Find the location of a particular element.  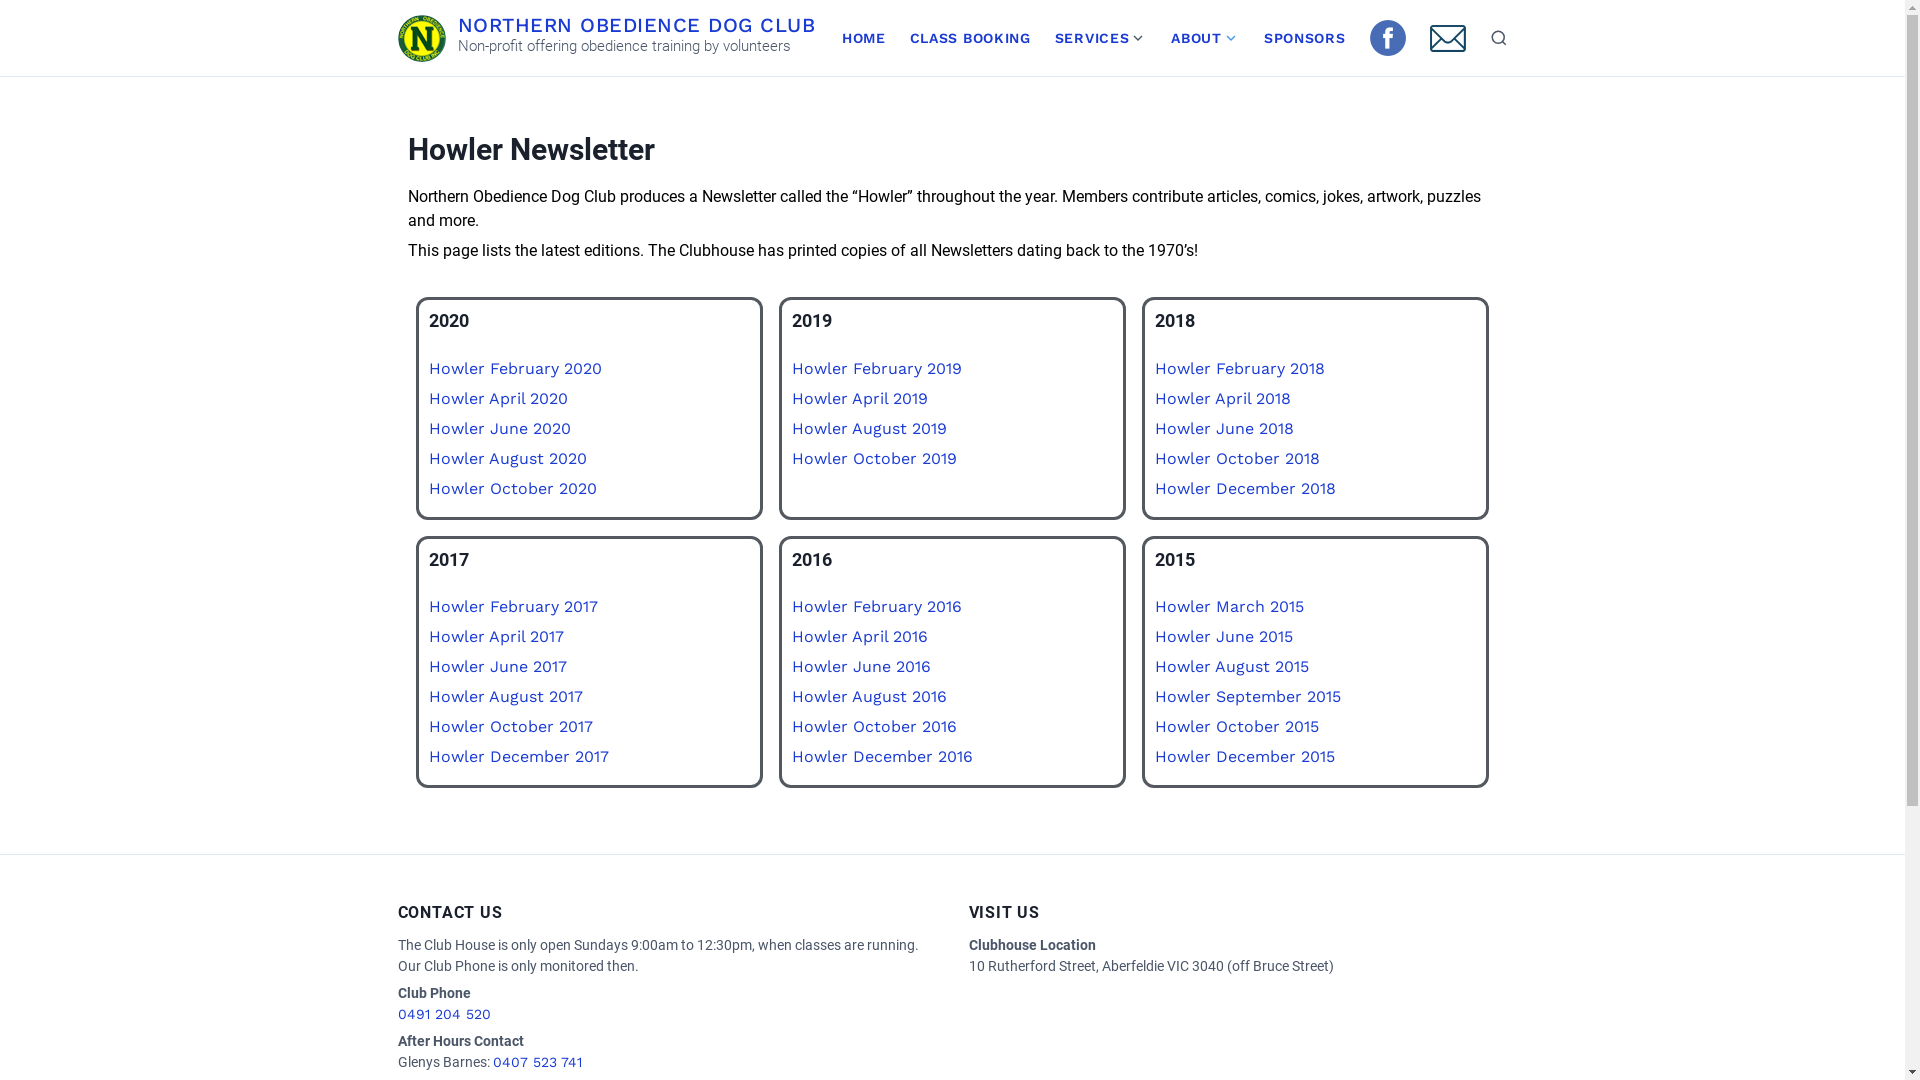

'HOME' is located at coordinates (864, 38).